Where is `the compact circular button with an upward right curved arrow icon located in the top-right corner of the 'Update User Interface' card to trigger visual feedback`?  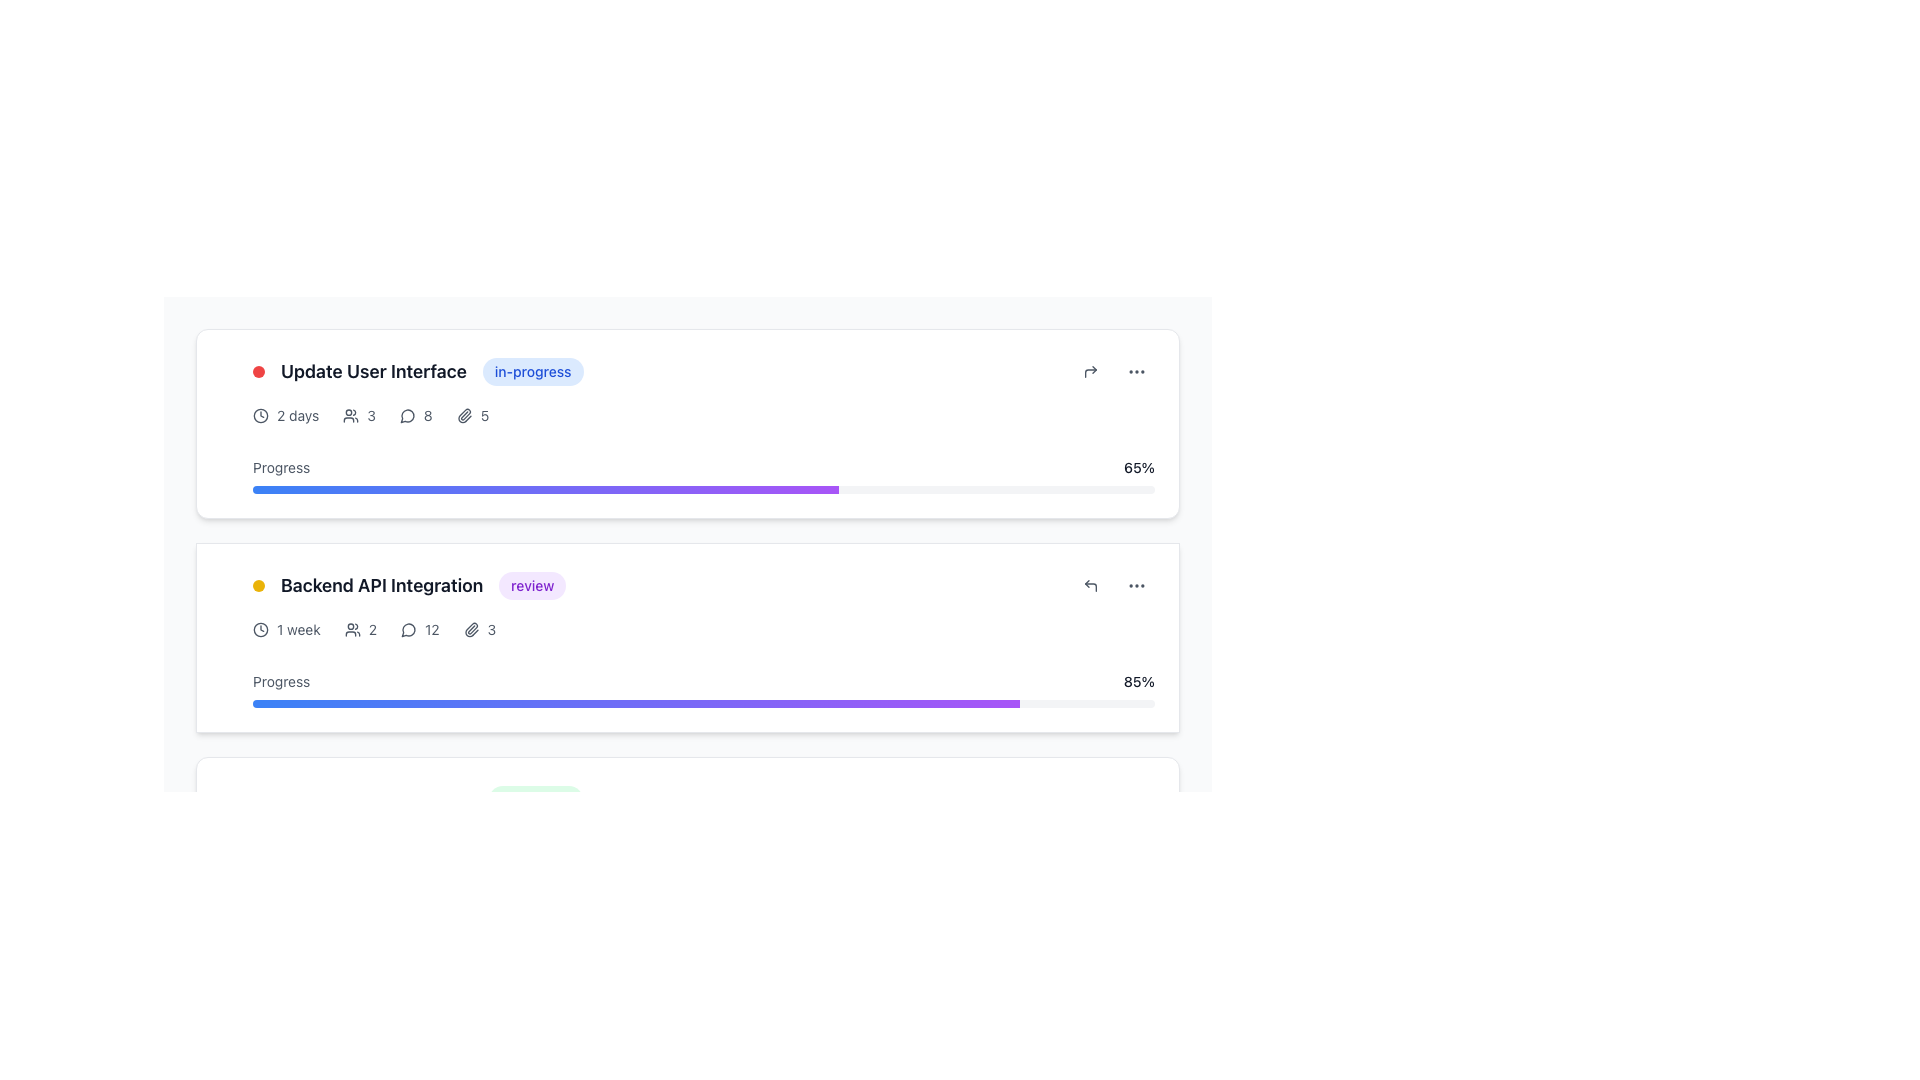
the compact circular button with an upward right curved arrow icon located in the top-right corner of the 'Update User Interface' card to trigger visual feedback is located at coordinates (1089, 371).